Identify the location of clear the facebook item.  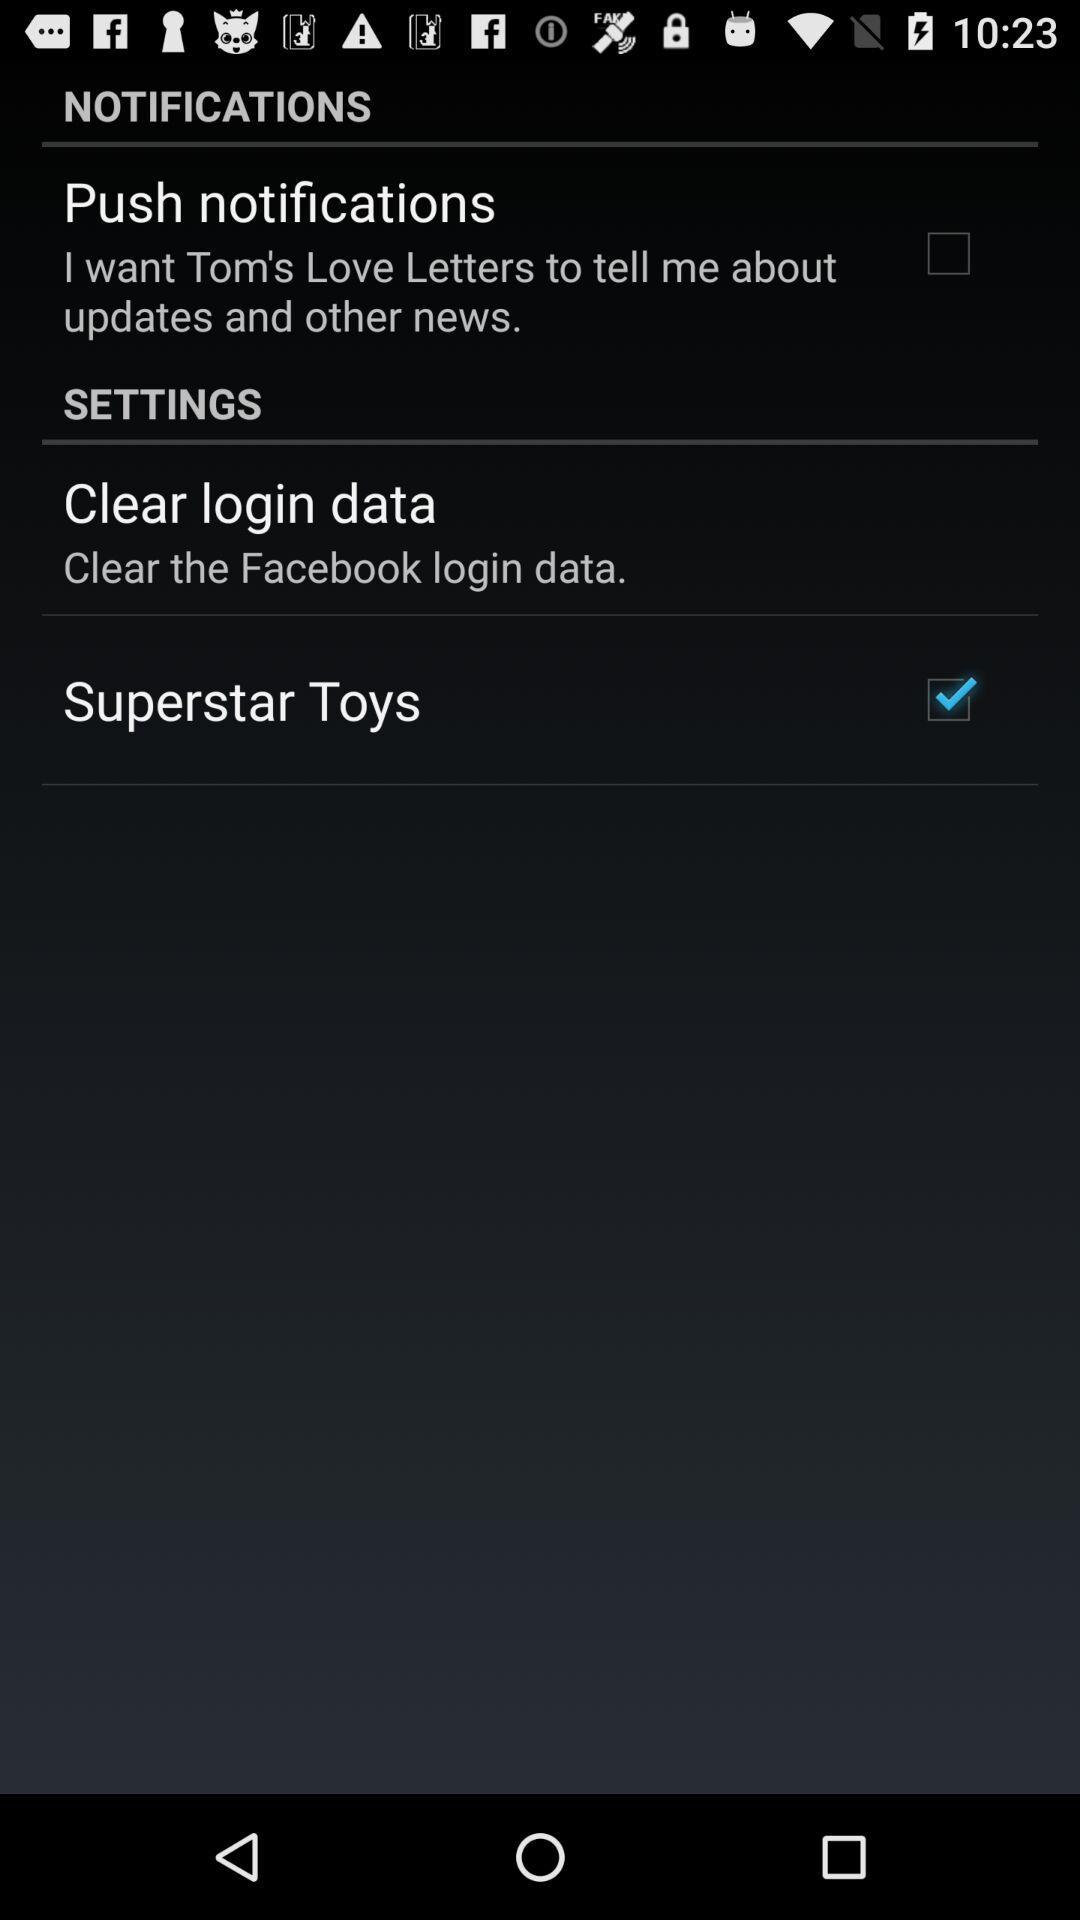
(344, 565).